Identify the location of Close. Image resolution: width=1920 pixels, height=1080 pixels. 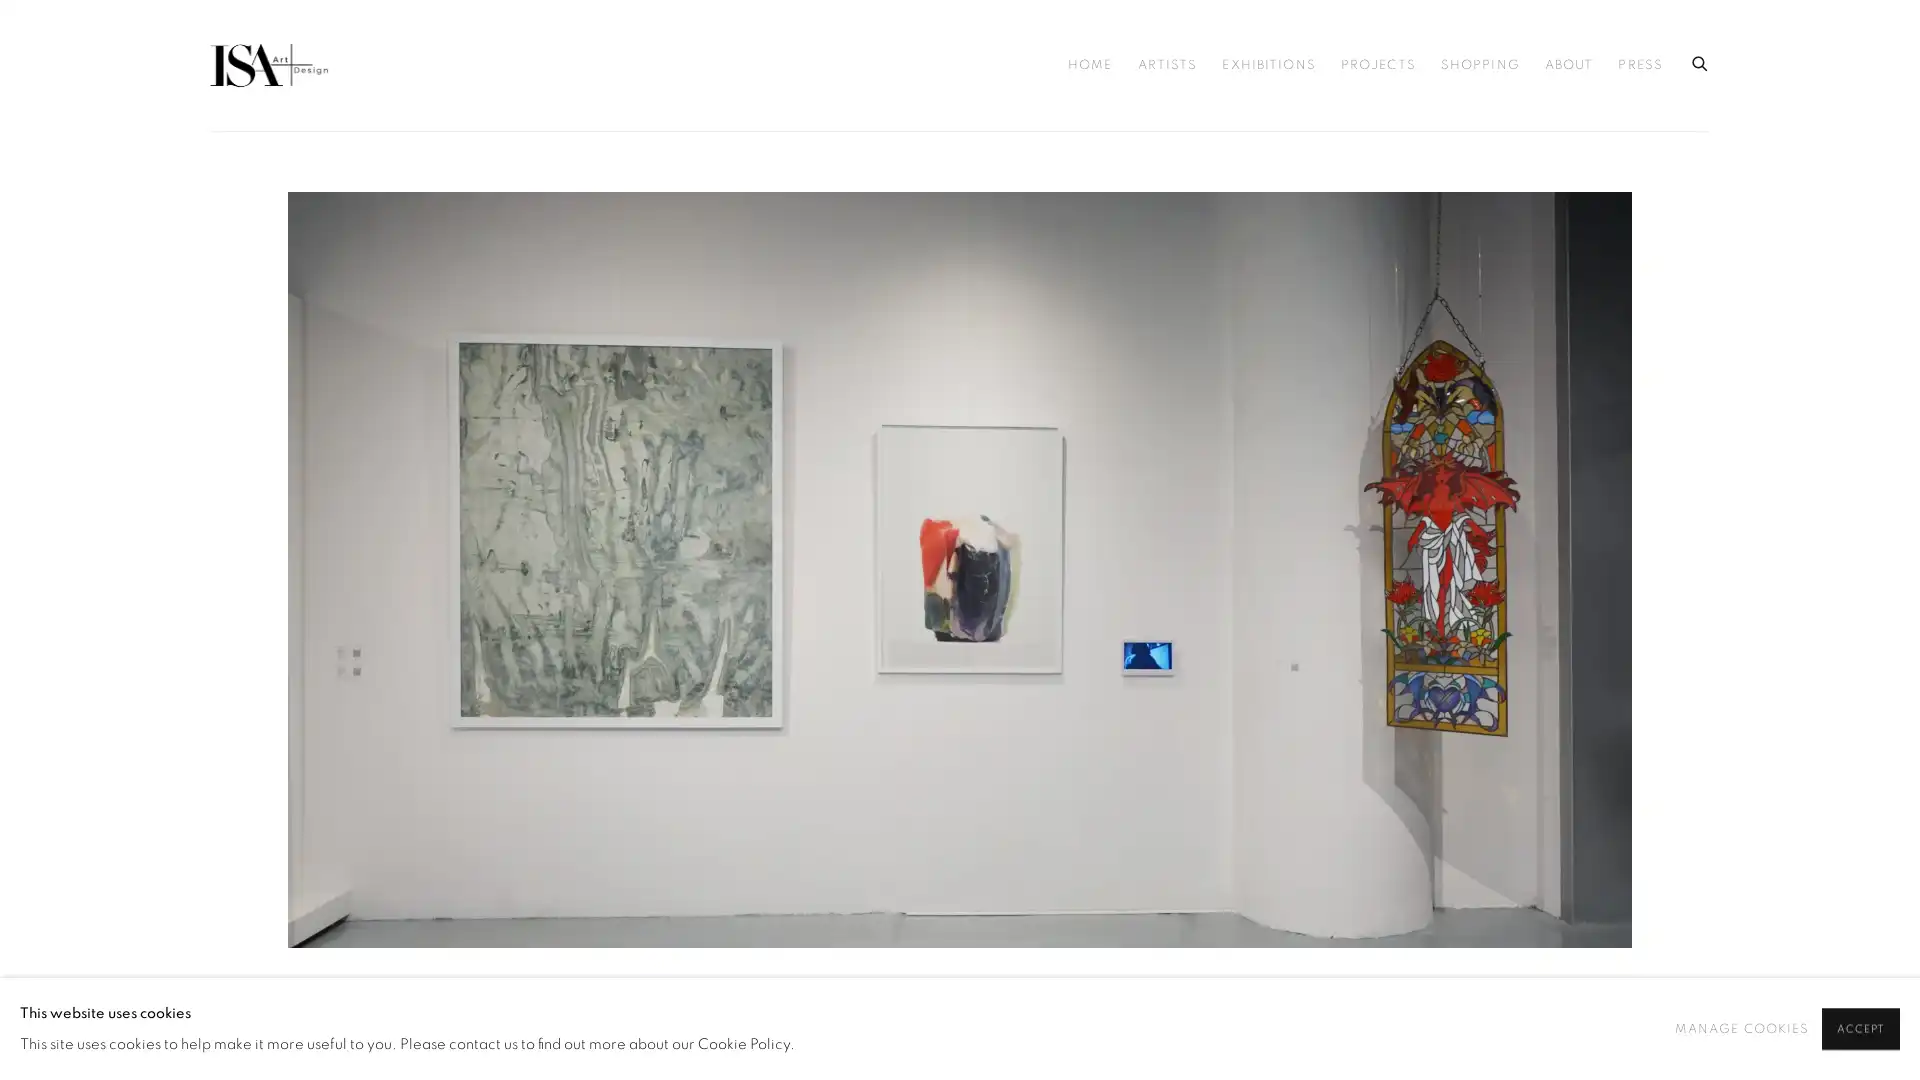
(1185, 220).